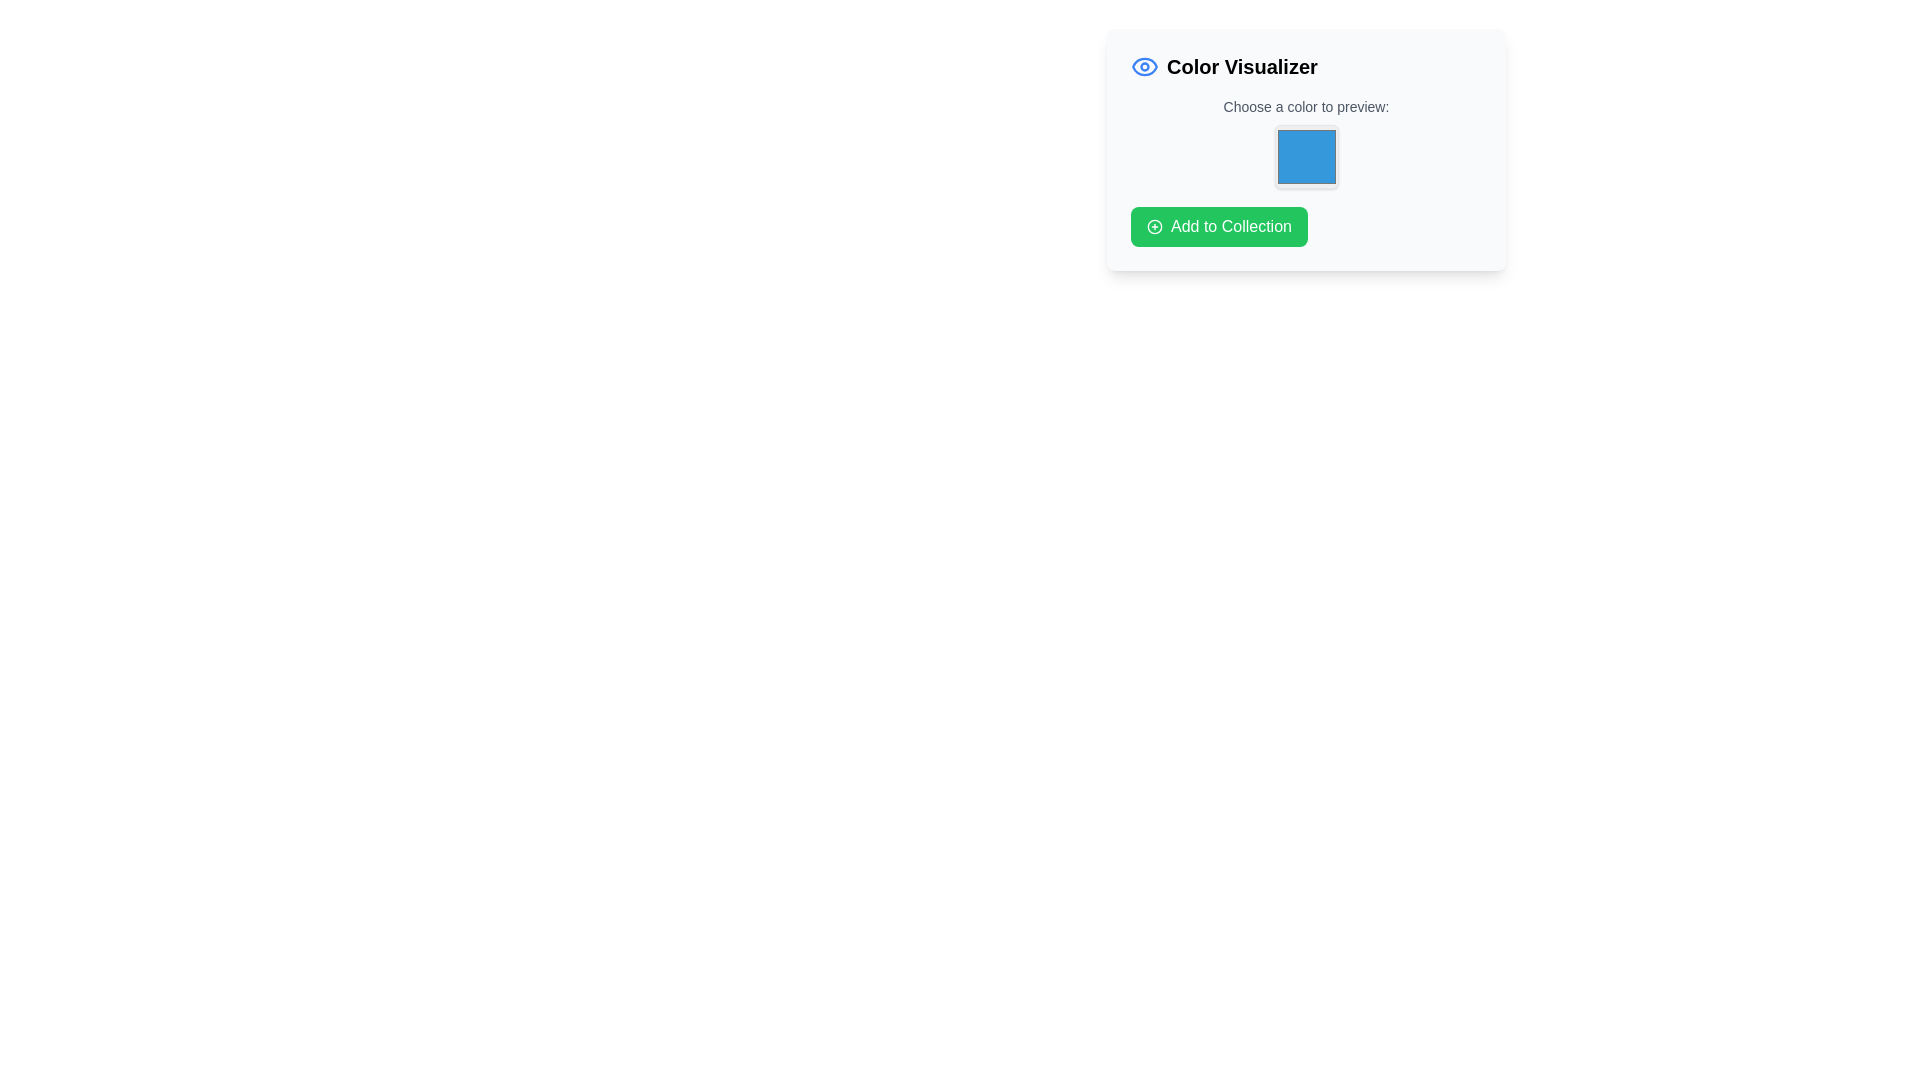 This screenshot has height=1080, width=1920. Describe the element at coordinates (1155, 226) in the screenshot. I see `the icon associated with the 'Add to Collection' button` at that location.